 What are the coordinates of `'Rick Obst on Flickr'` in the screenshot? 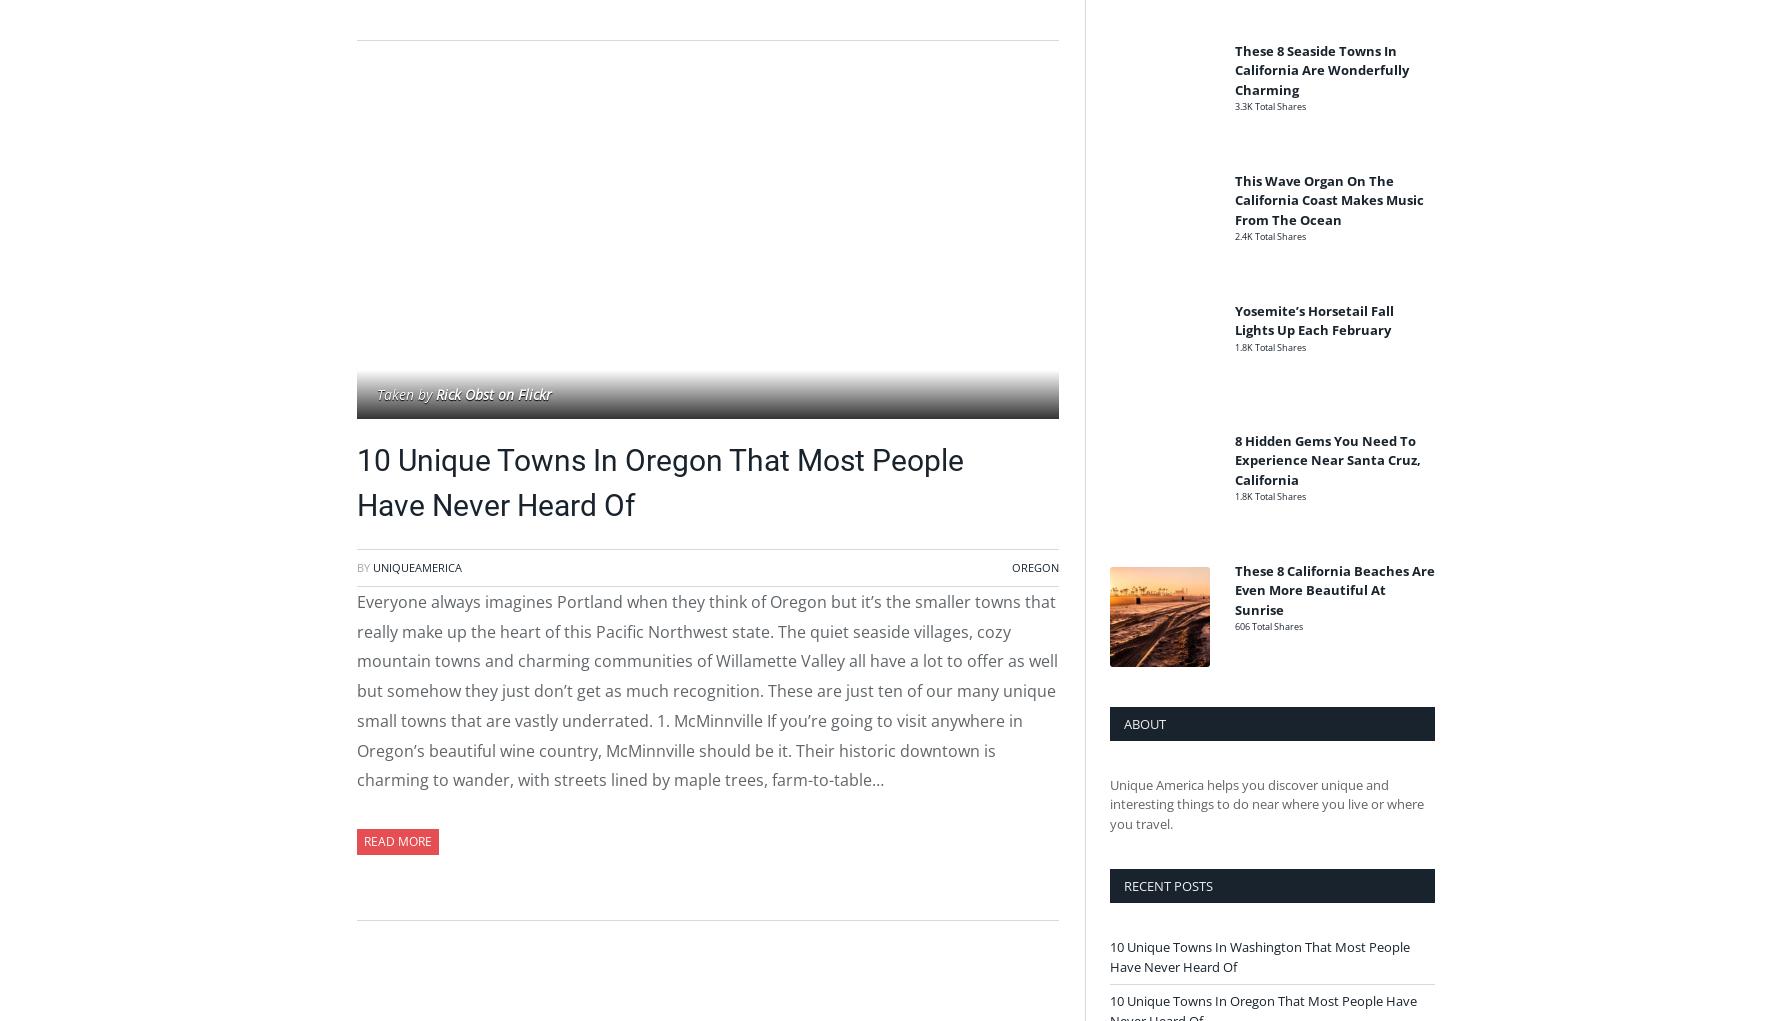 It's located at (494, 392).